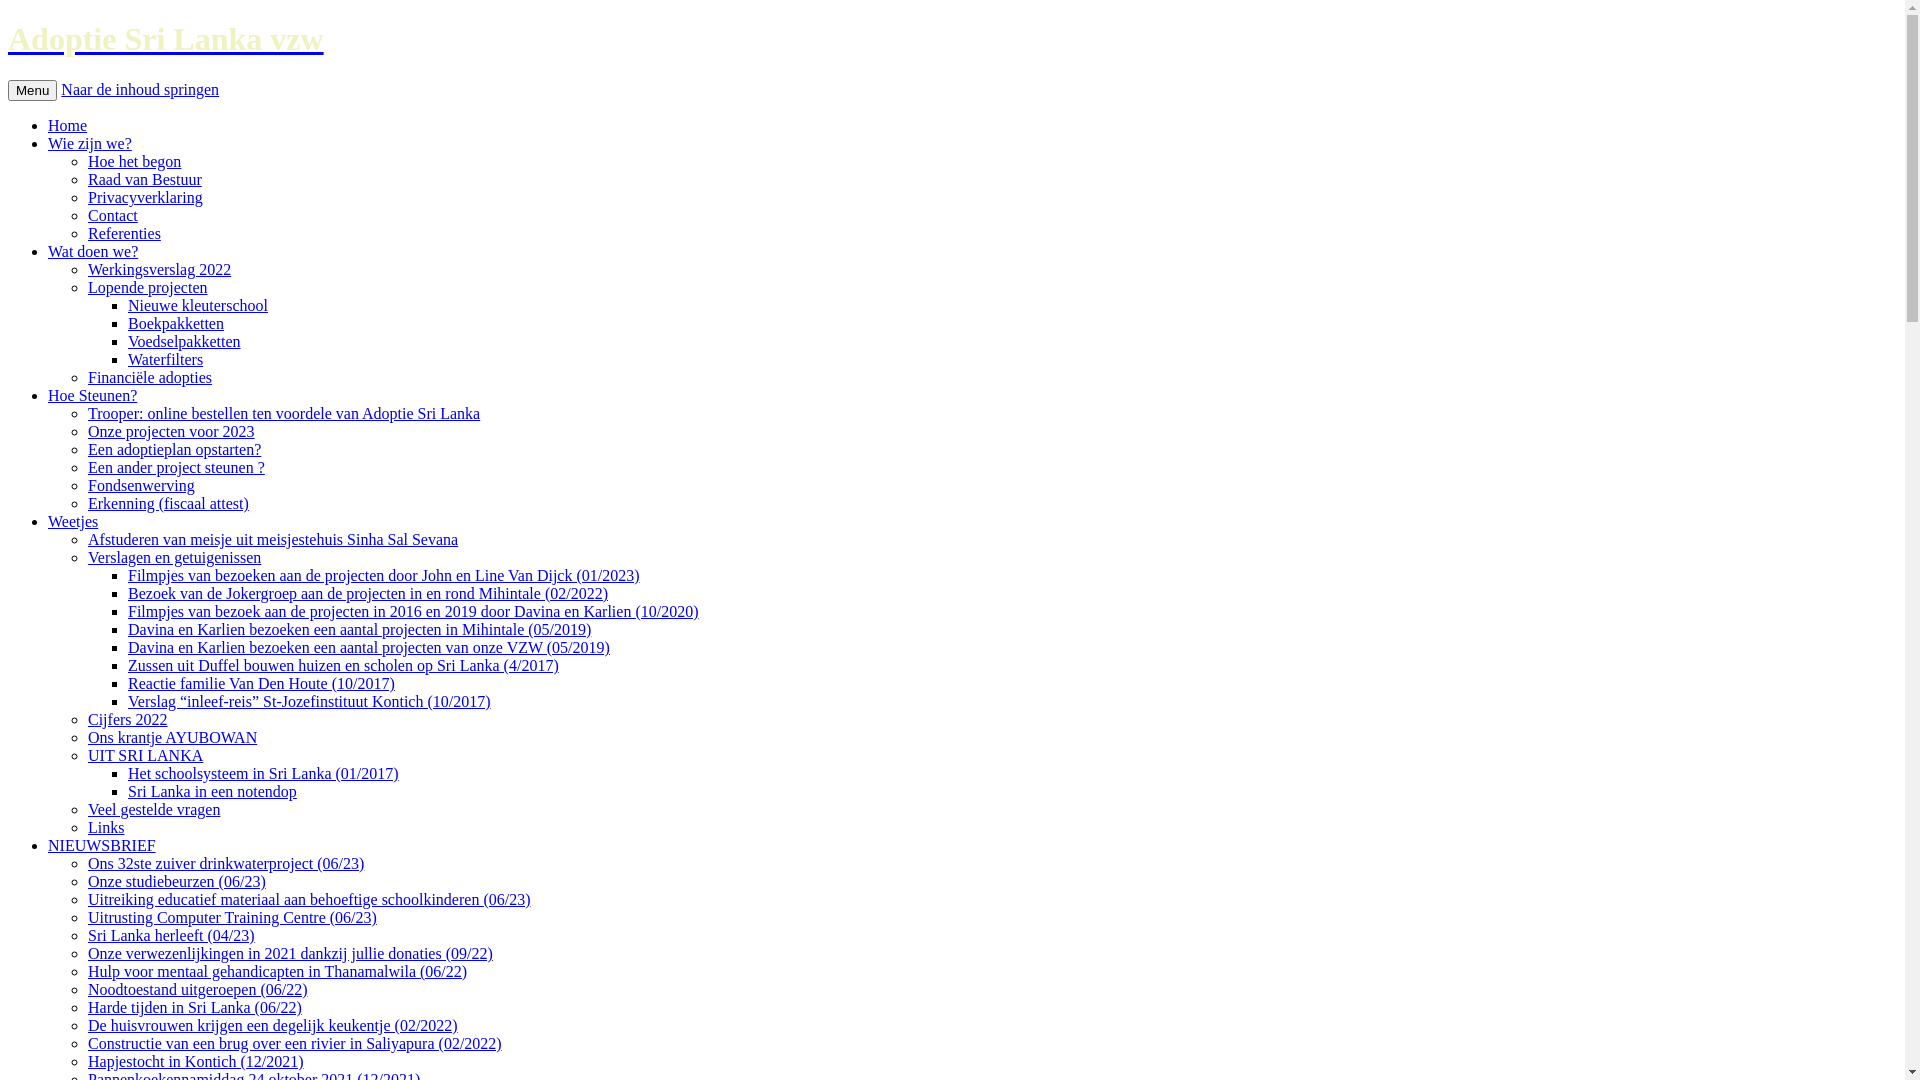  I want to click on 'Naar de inhoud springen', so click(138, 88).